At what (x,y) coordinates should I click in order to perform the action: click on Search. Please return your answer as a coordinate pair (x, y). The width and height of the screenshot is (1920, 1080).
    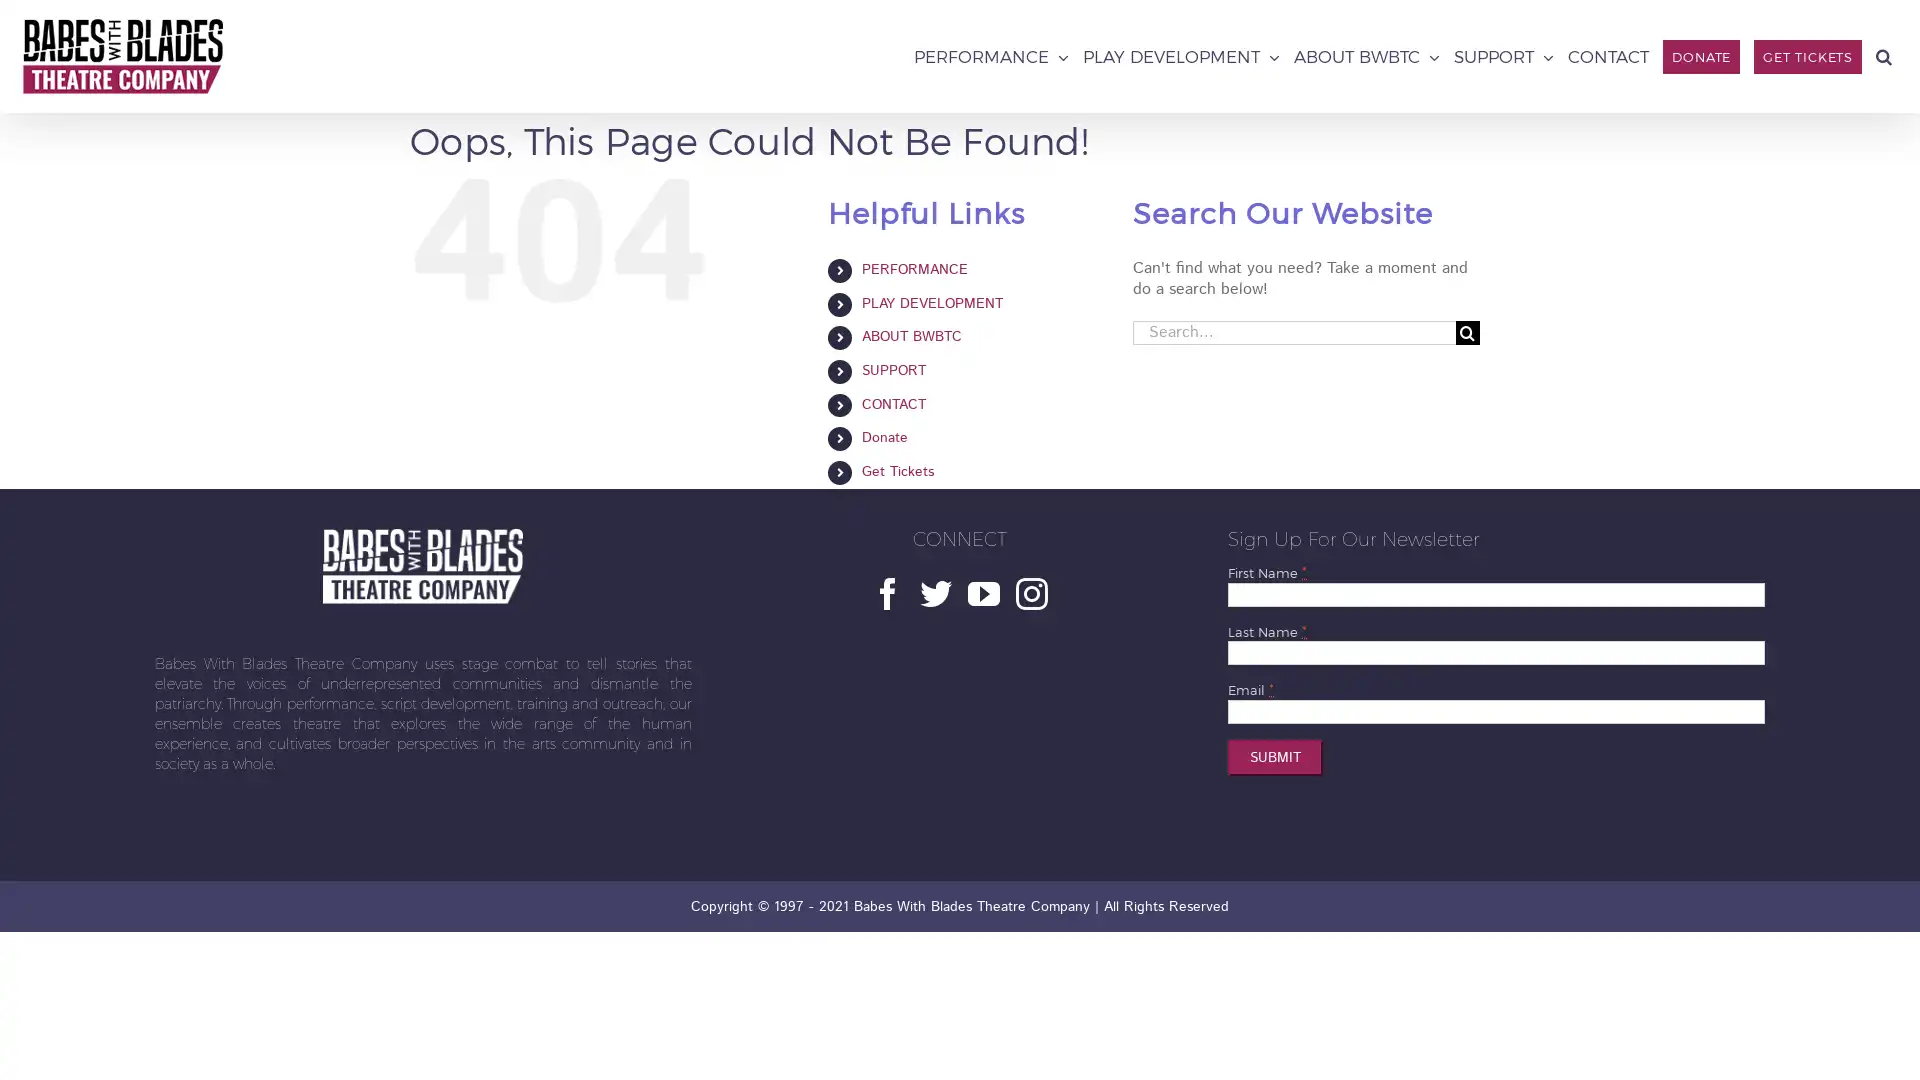
    Looking at the image, I should click on (1882, 55).